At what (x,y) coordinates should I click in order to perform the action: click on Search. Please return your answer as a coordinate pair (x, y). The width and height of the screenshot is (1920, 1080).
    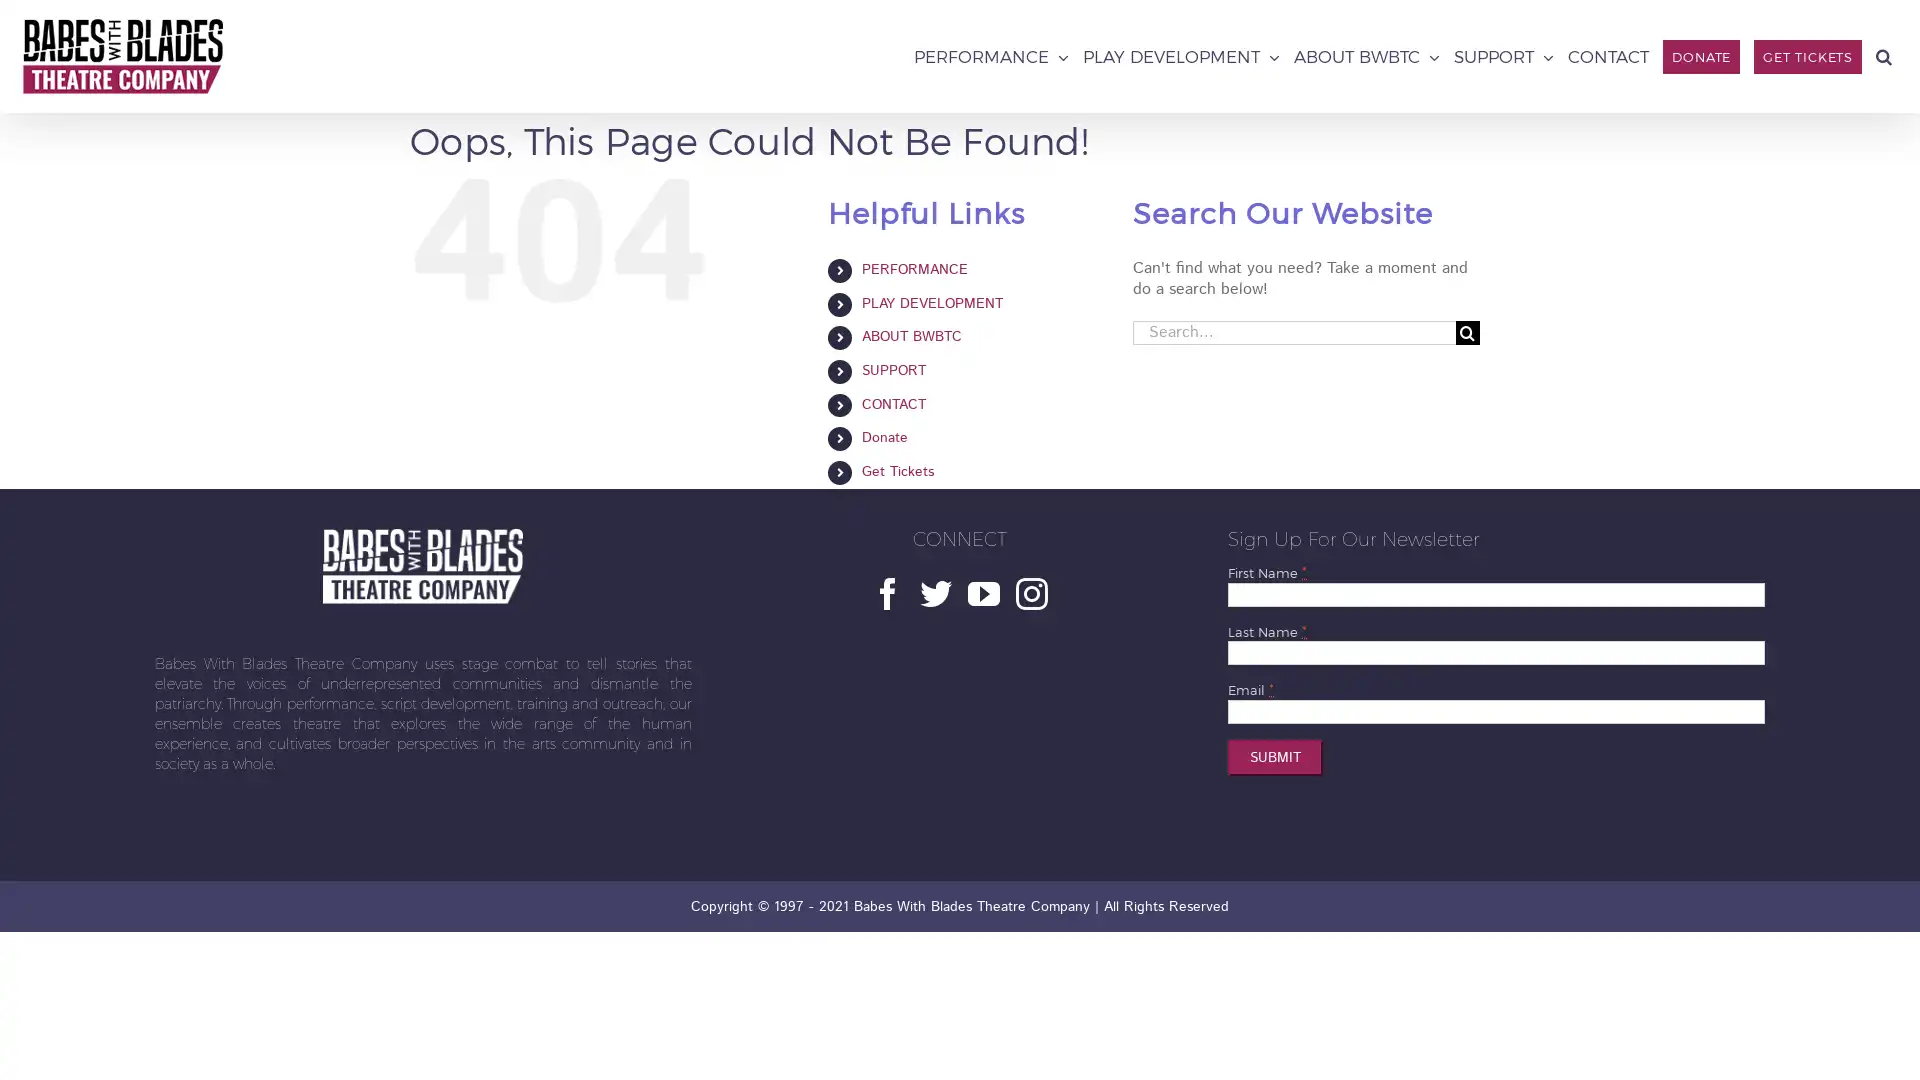
    Looking at the image, I should click on (1882, 55).